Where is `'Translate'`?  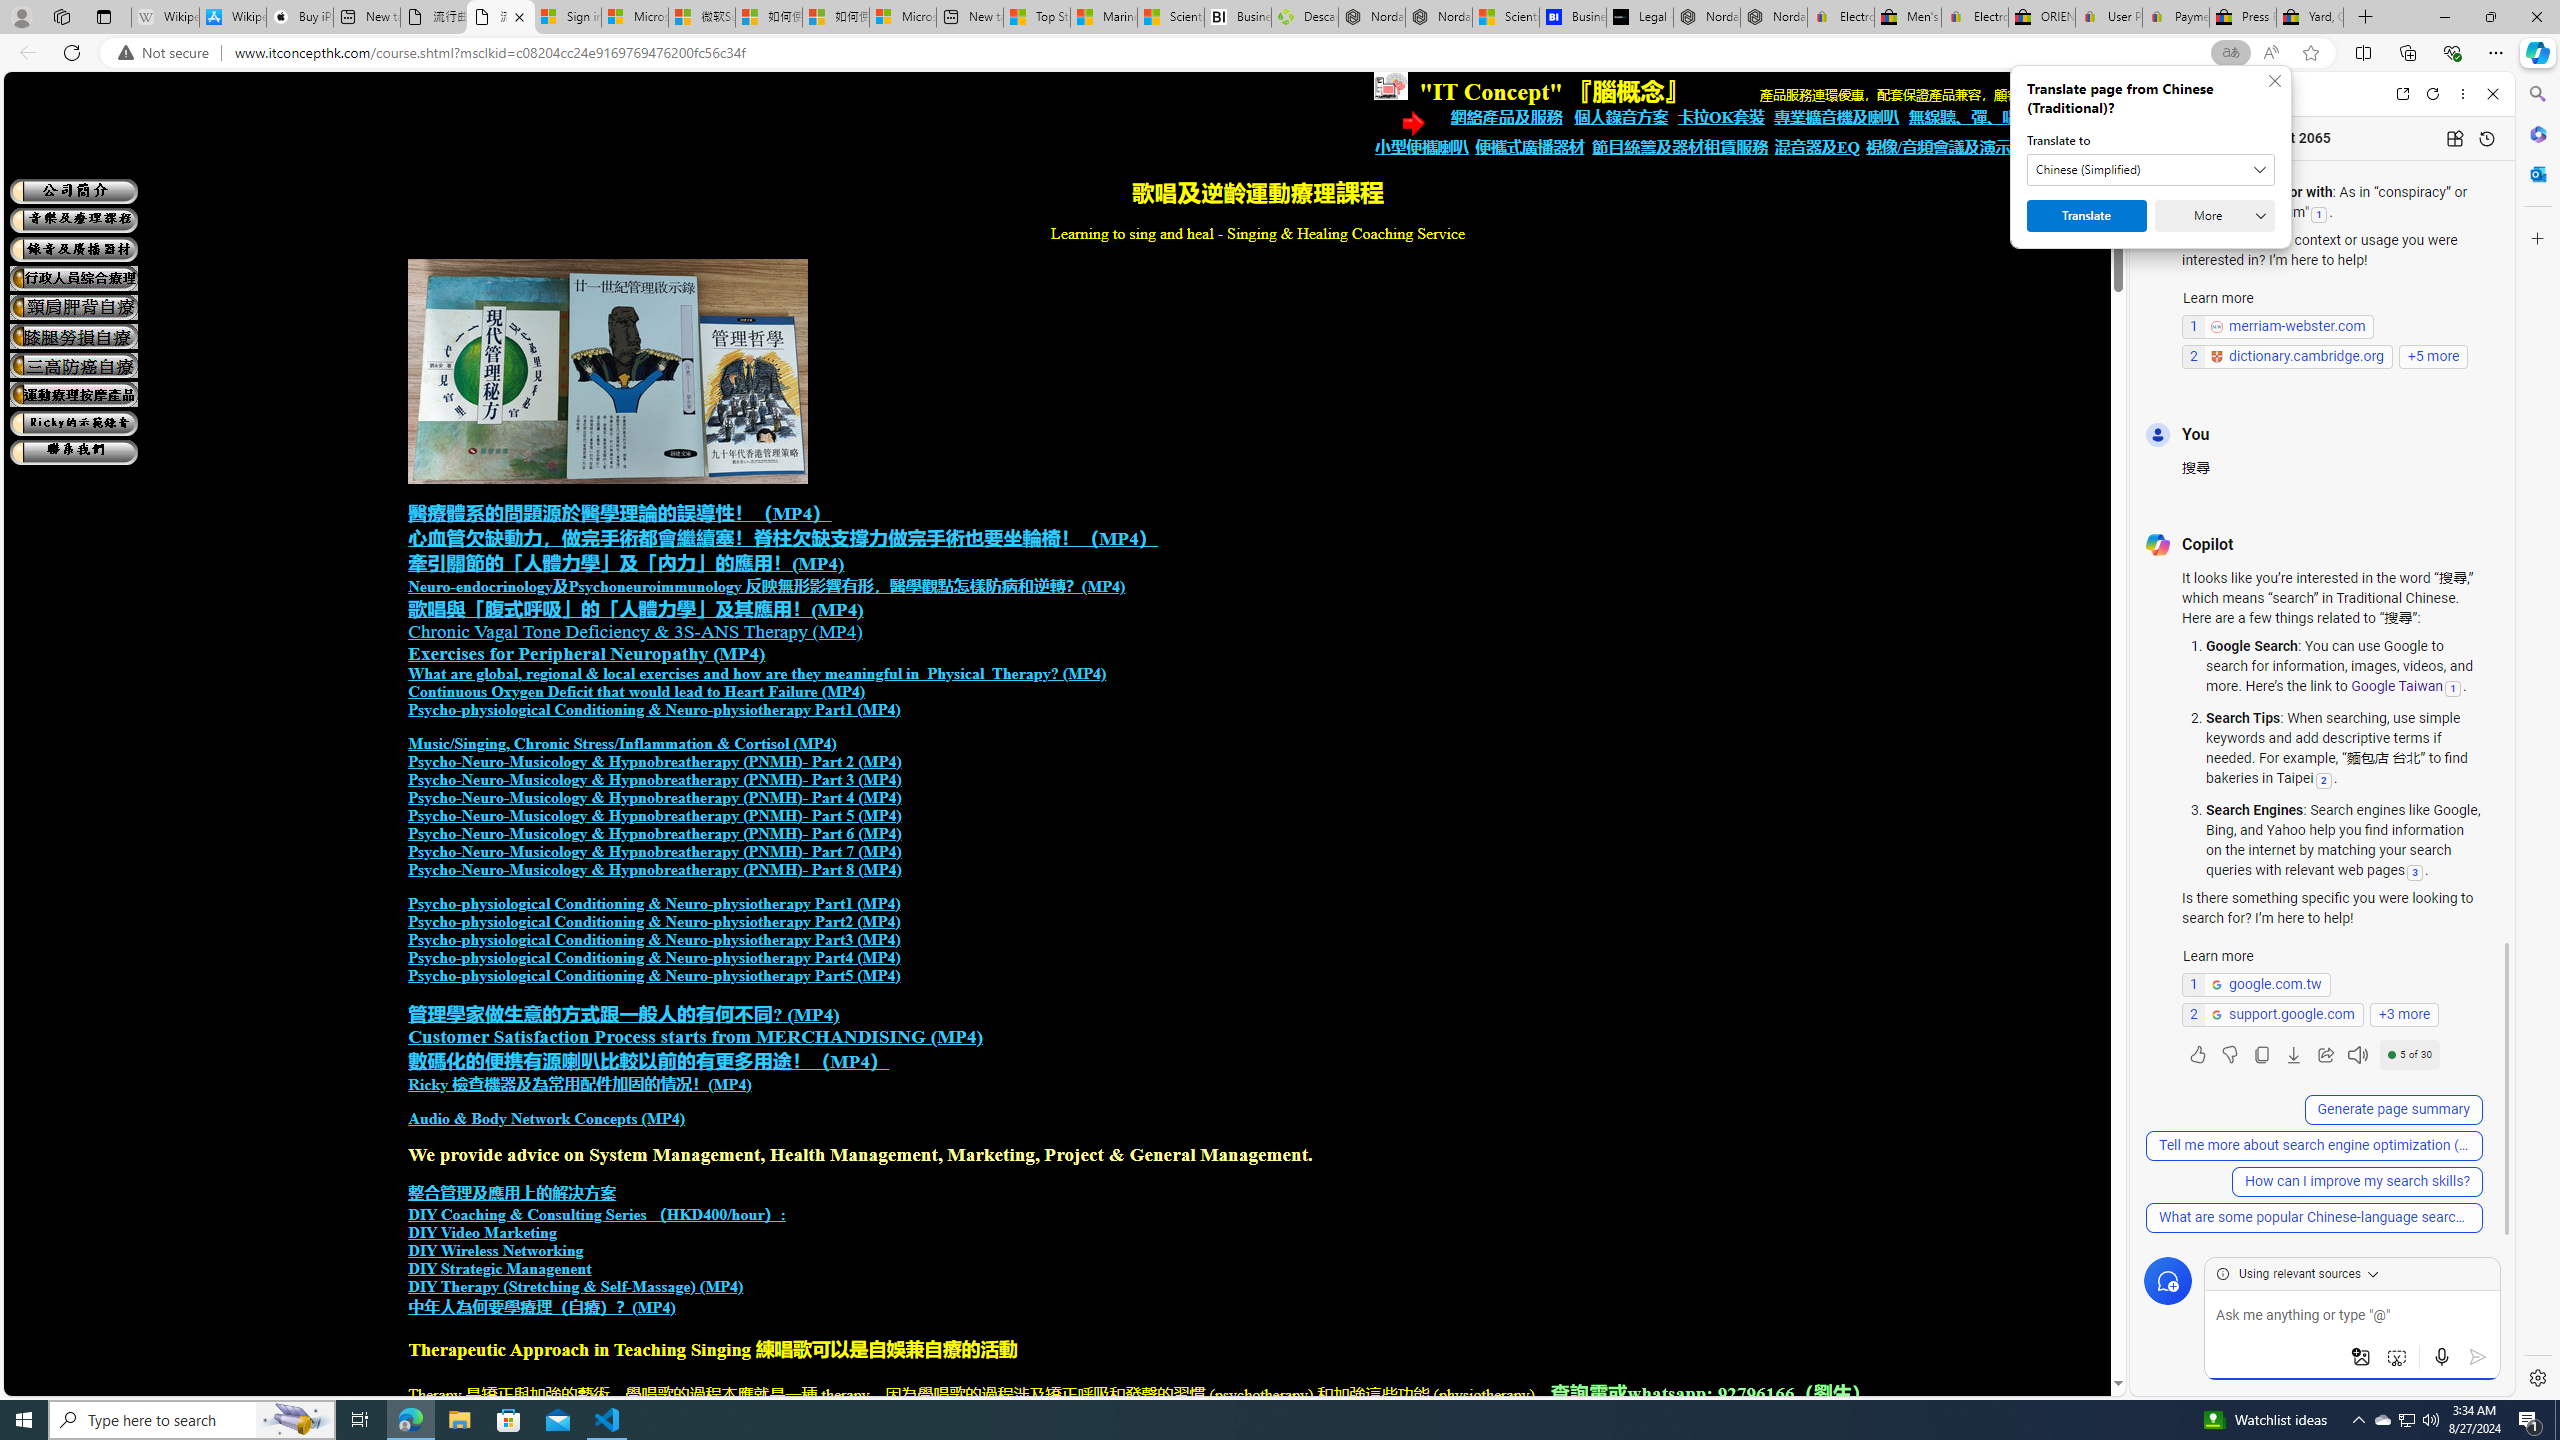 'Translate' is located at coordinates (2087, 215).